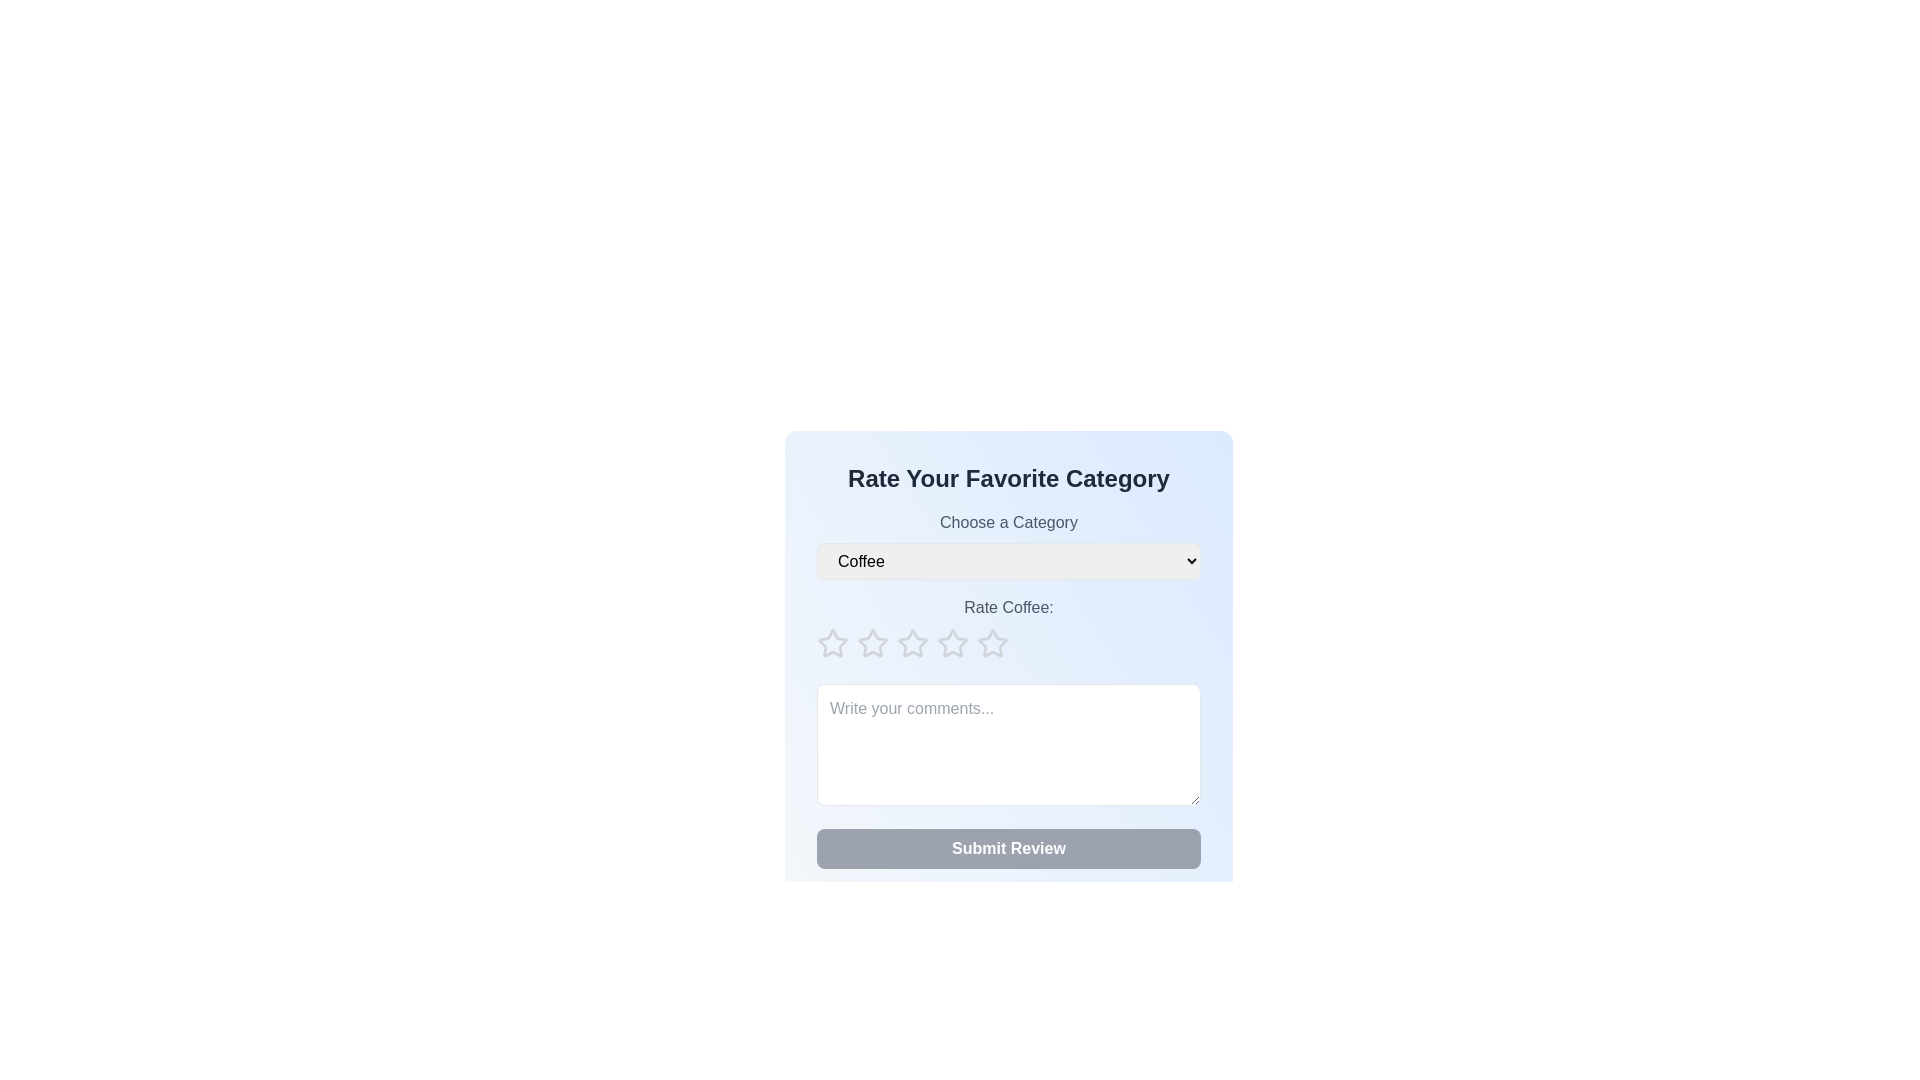 The height and width of the screenshot is (1080, 1920). I want to click on the first star icon in the rating row, which is outlined in light gray and located below the 'Rate Coffee:' label, so click(833, 644).